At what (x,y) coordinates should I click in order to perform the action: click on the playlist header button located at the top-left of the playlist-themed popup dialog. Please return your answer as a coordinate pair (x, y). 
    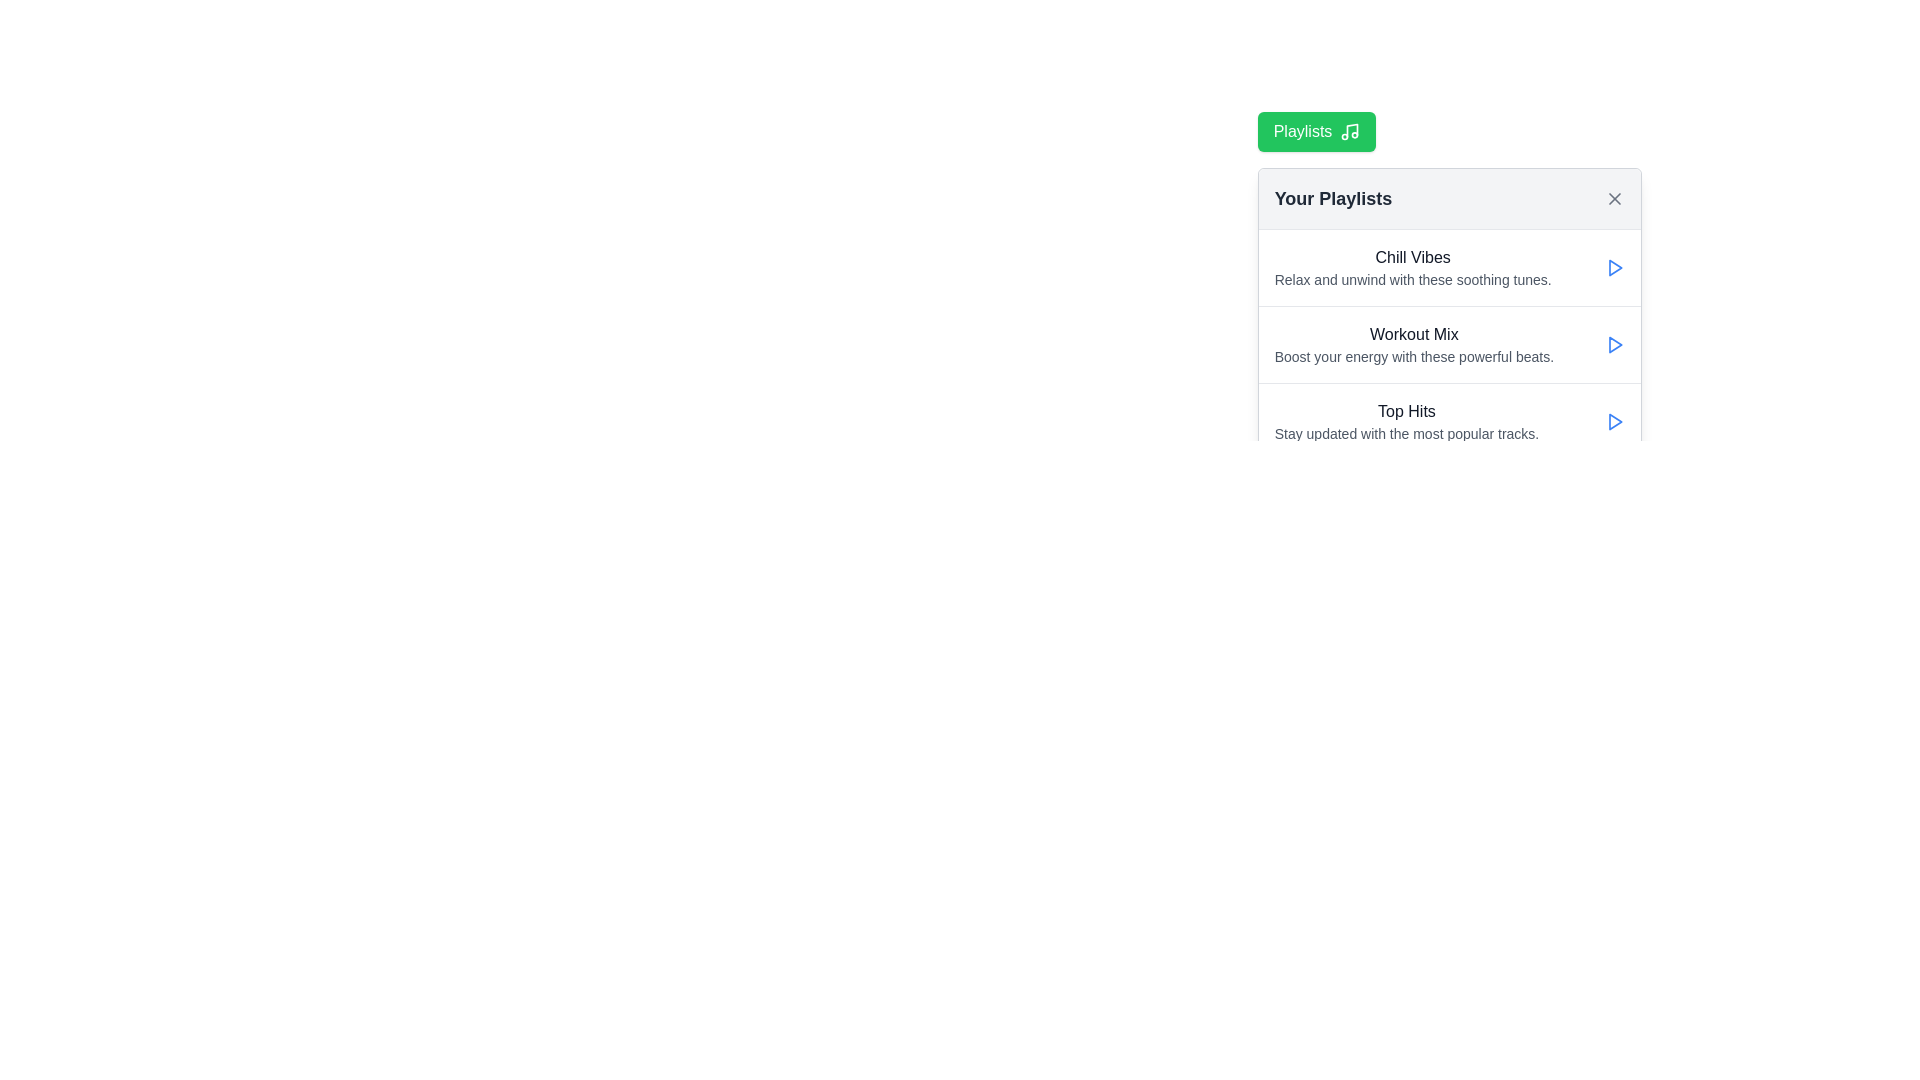
    Looking at the image, I should click on (1316, 131).